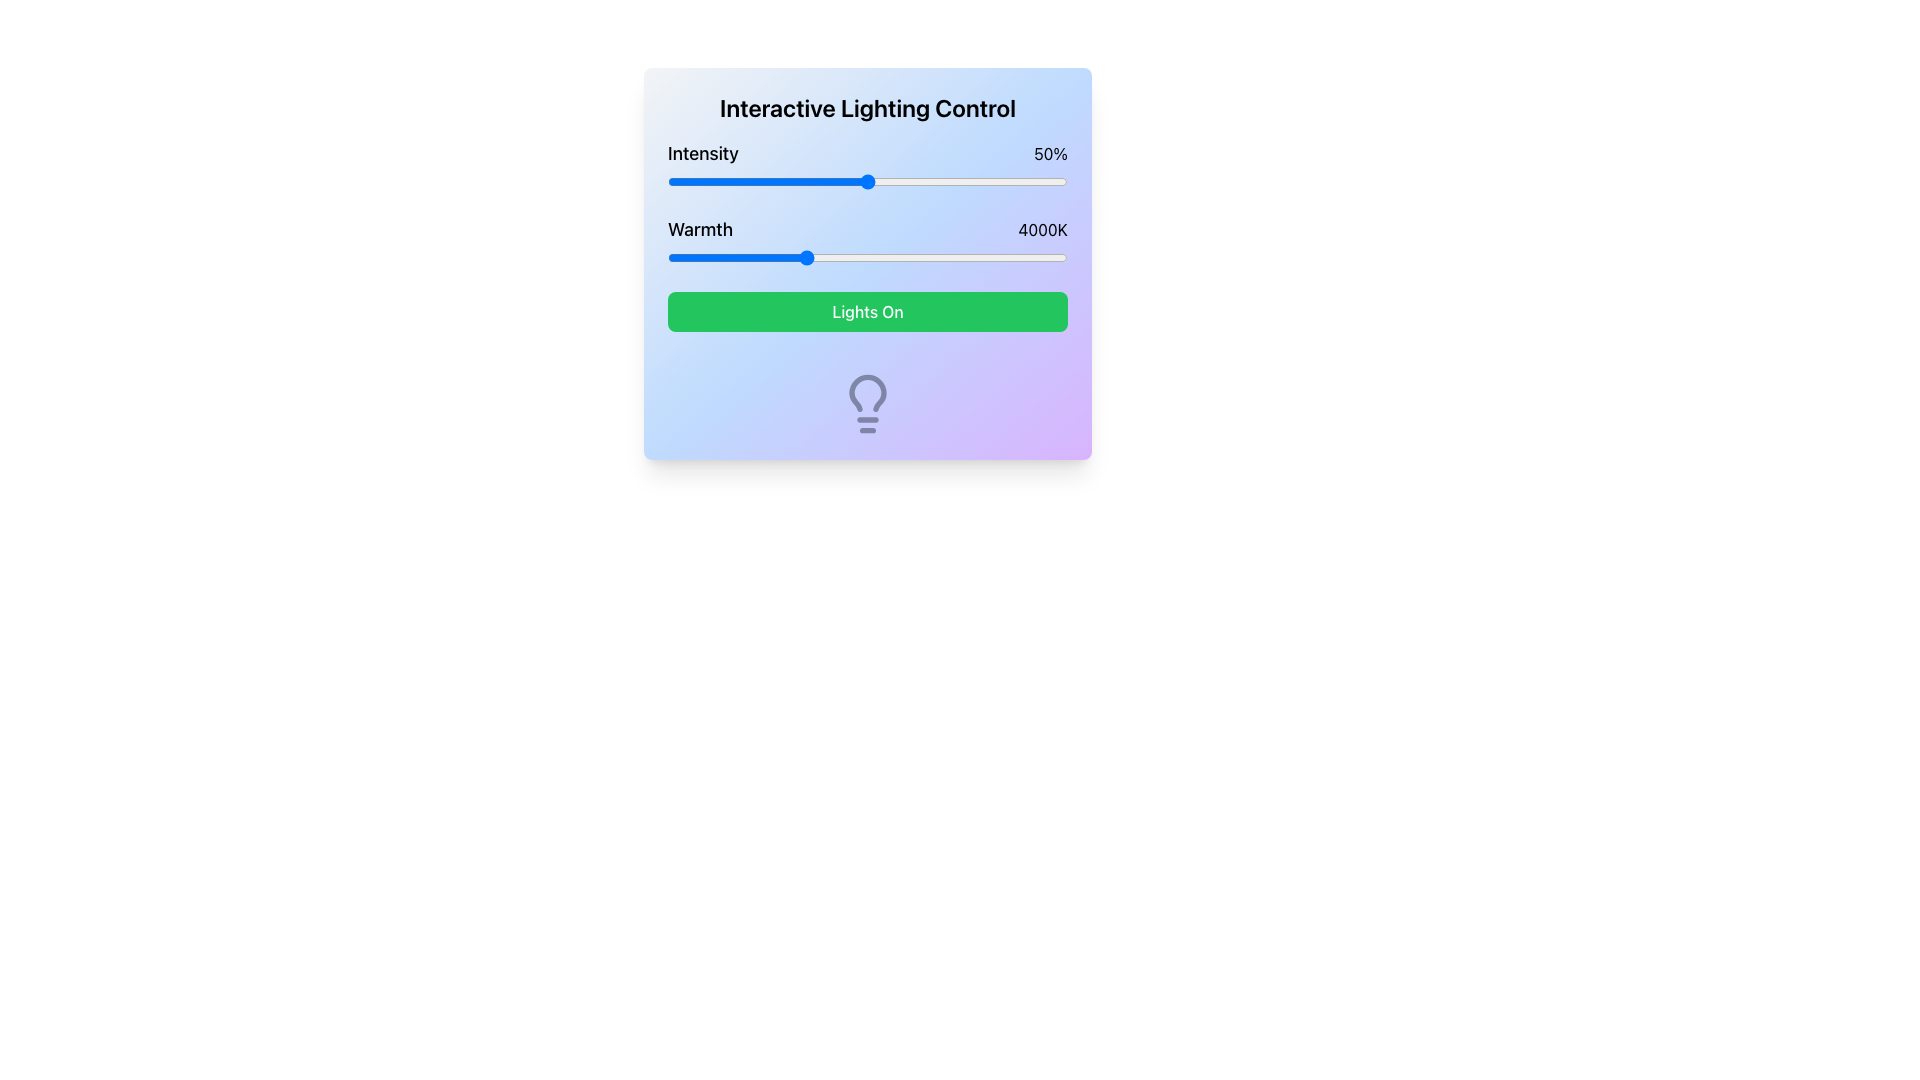  I want to click on the rectangular button with a vibrant green background and the text 'Lights On' to receive feedback, so click(868, 312).